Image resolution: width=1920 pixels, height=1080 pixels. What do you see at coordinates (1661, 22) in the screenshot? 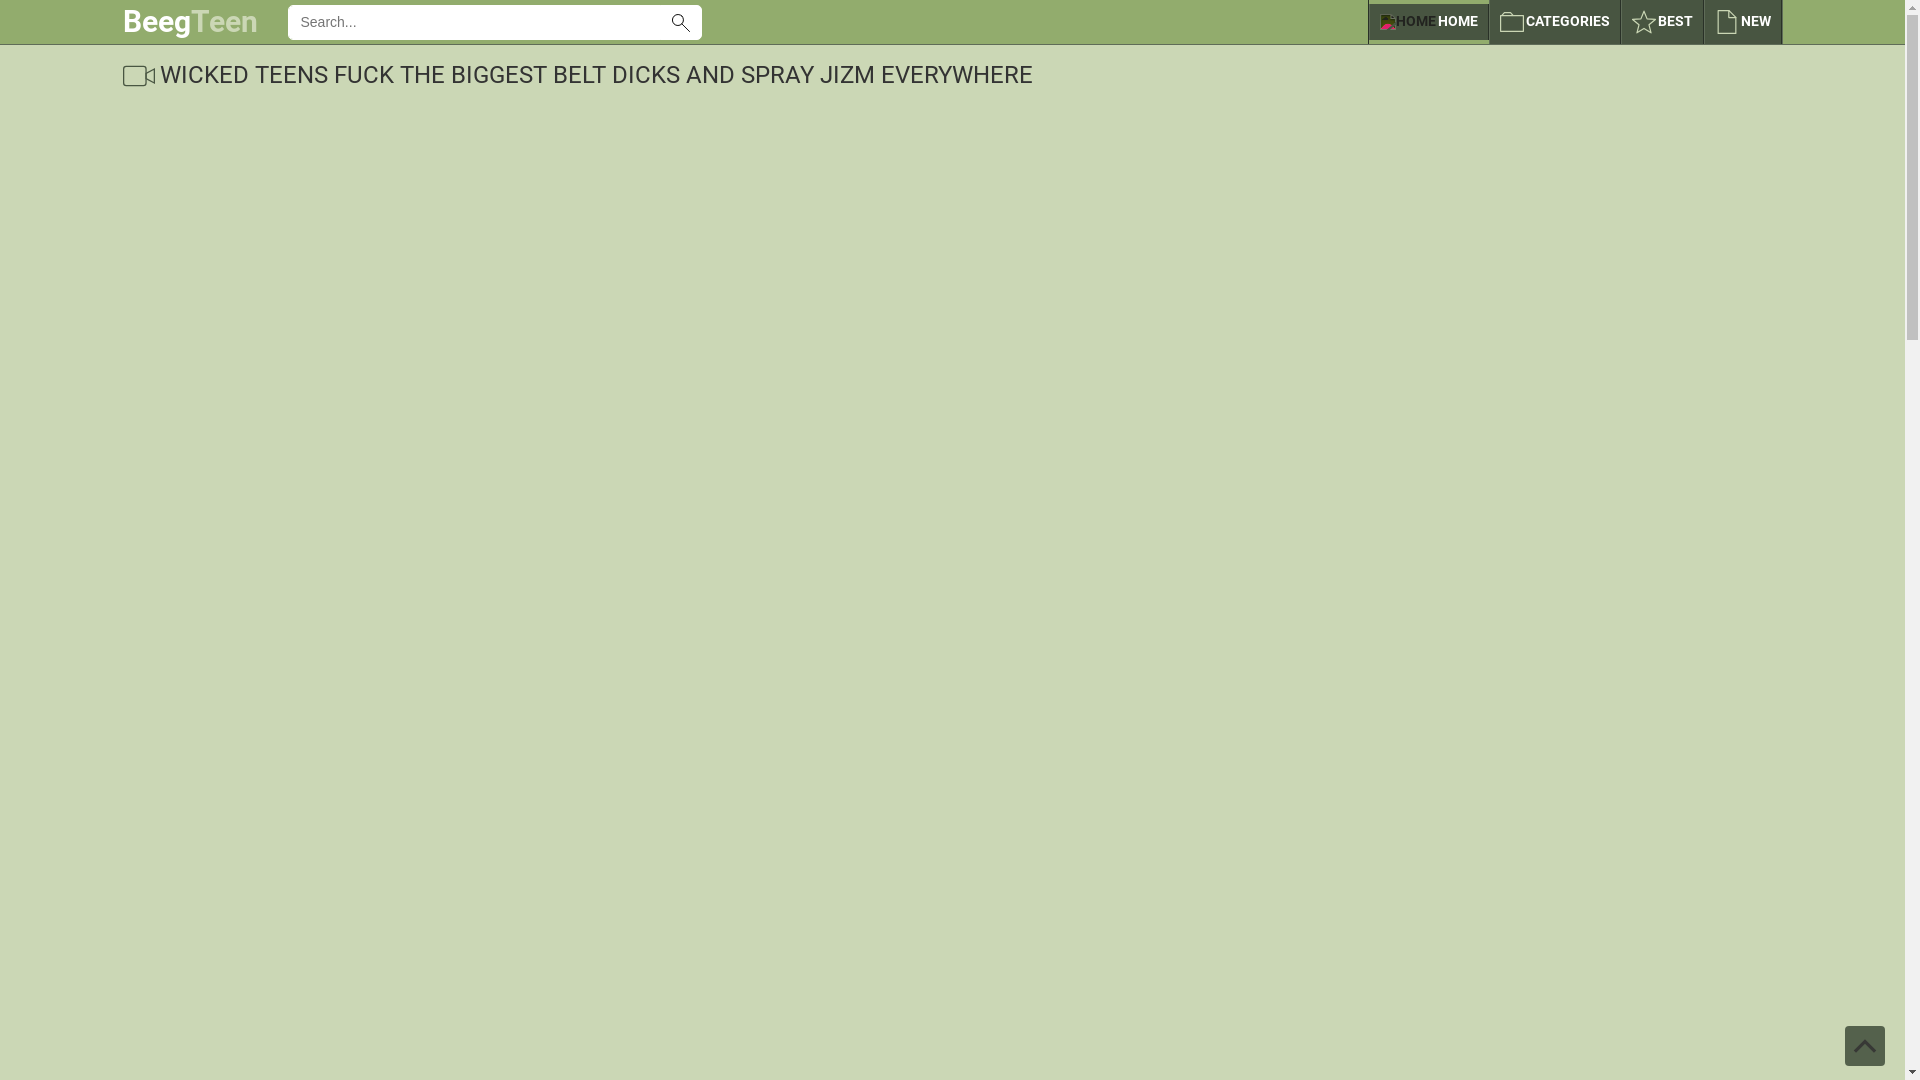
I see `'BEST'` at bounding box center [1661, 22].